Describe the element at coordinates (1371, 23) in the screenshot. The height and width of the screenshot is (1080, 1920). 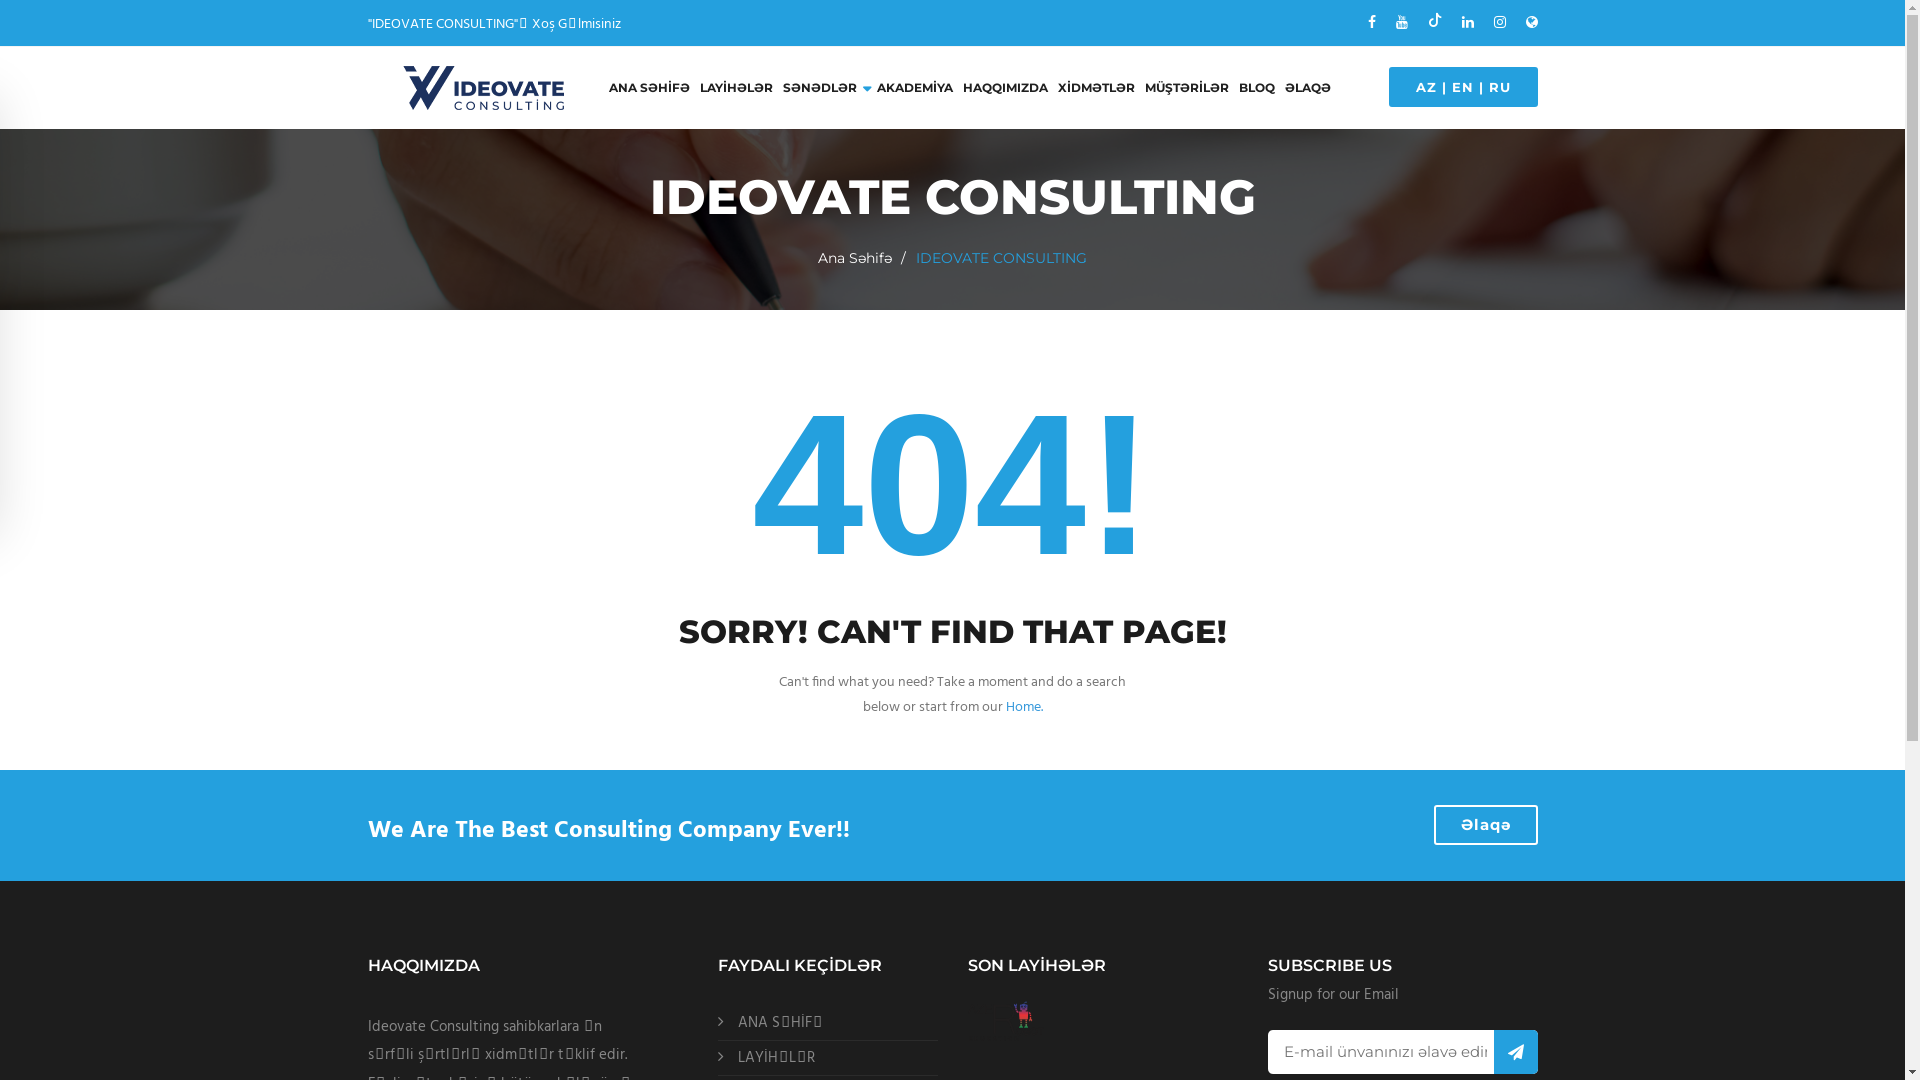
I see `'facebook'` at that location.